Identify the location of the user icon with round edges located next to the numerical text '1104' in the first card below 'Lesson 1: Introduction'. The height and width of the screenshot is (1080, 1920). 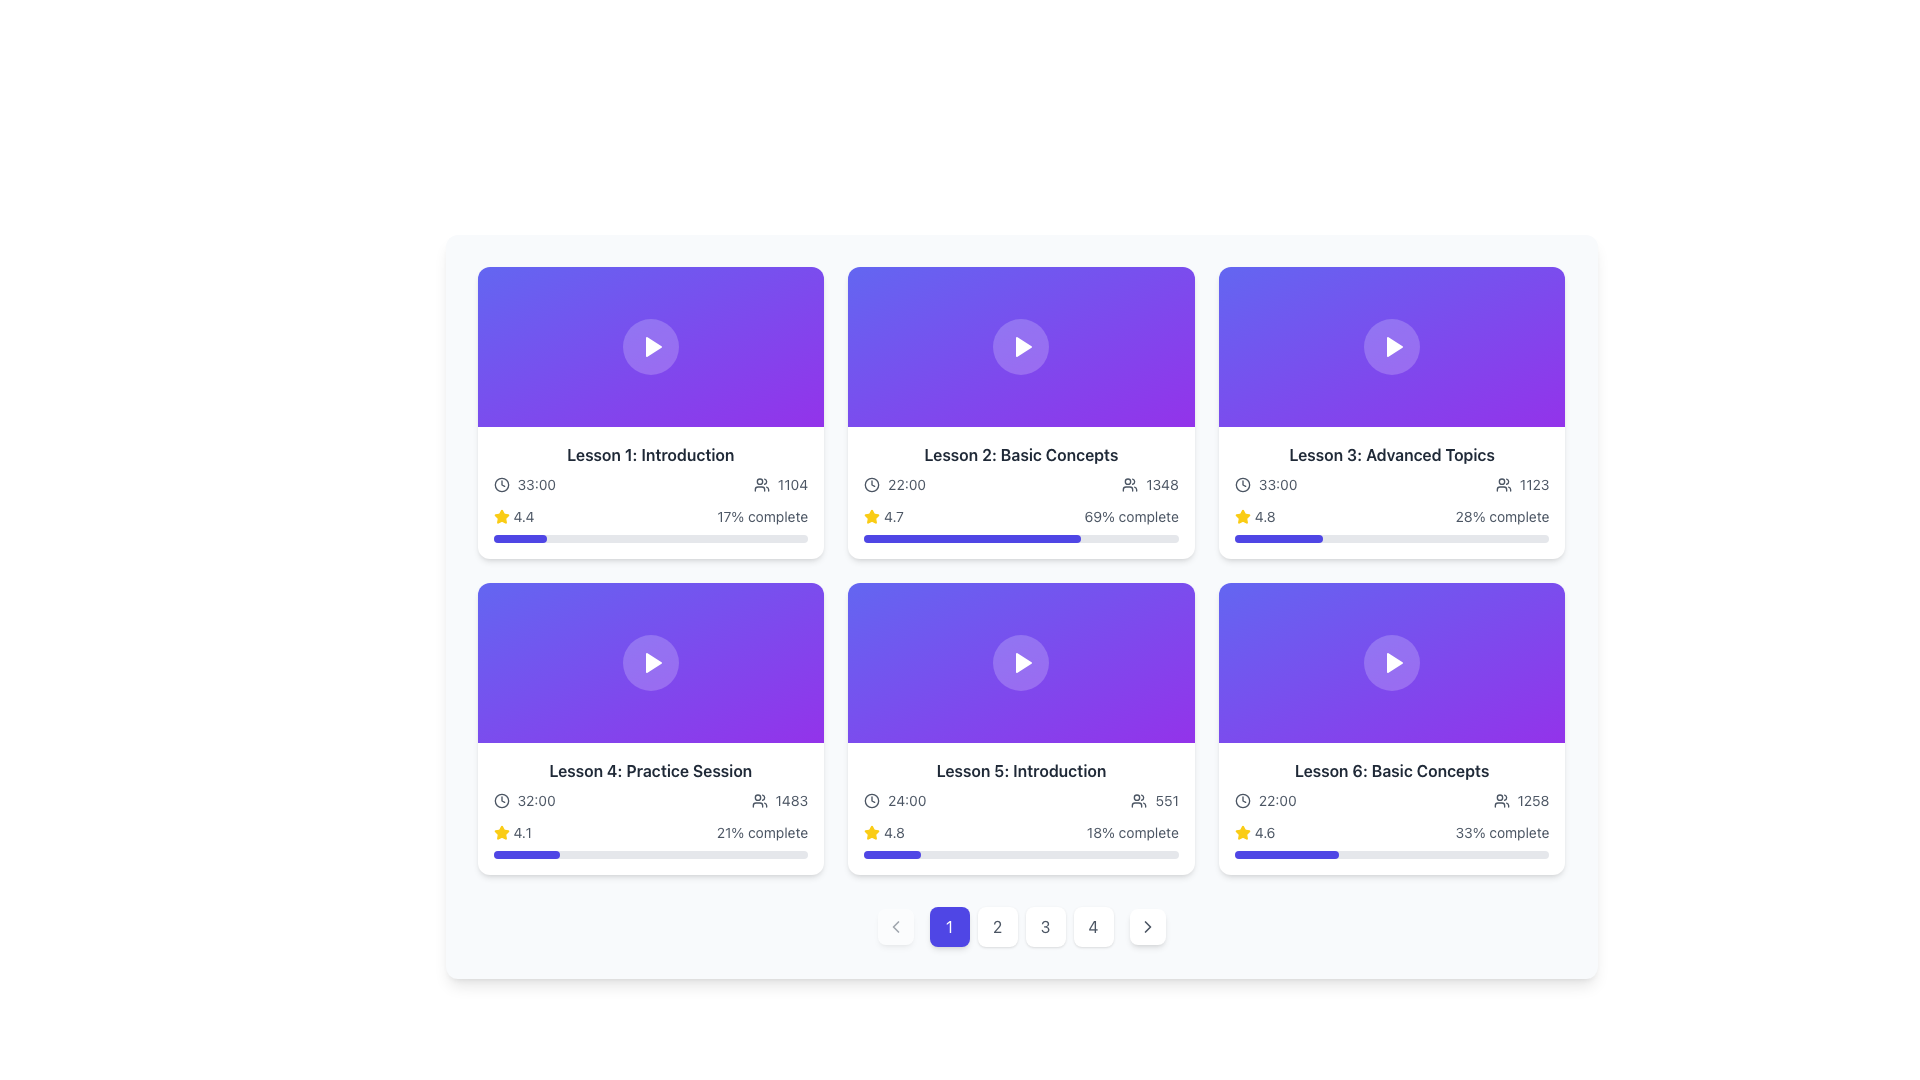
(760, 485).